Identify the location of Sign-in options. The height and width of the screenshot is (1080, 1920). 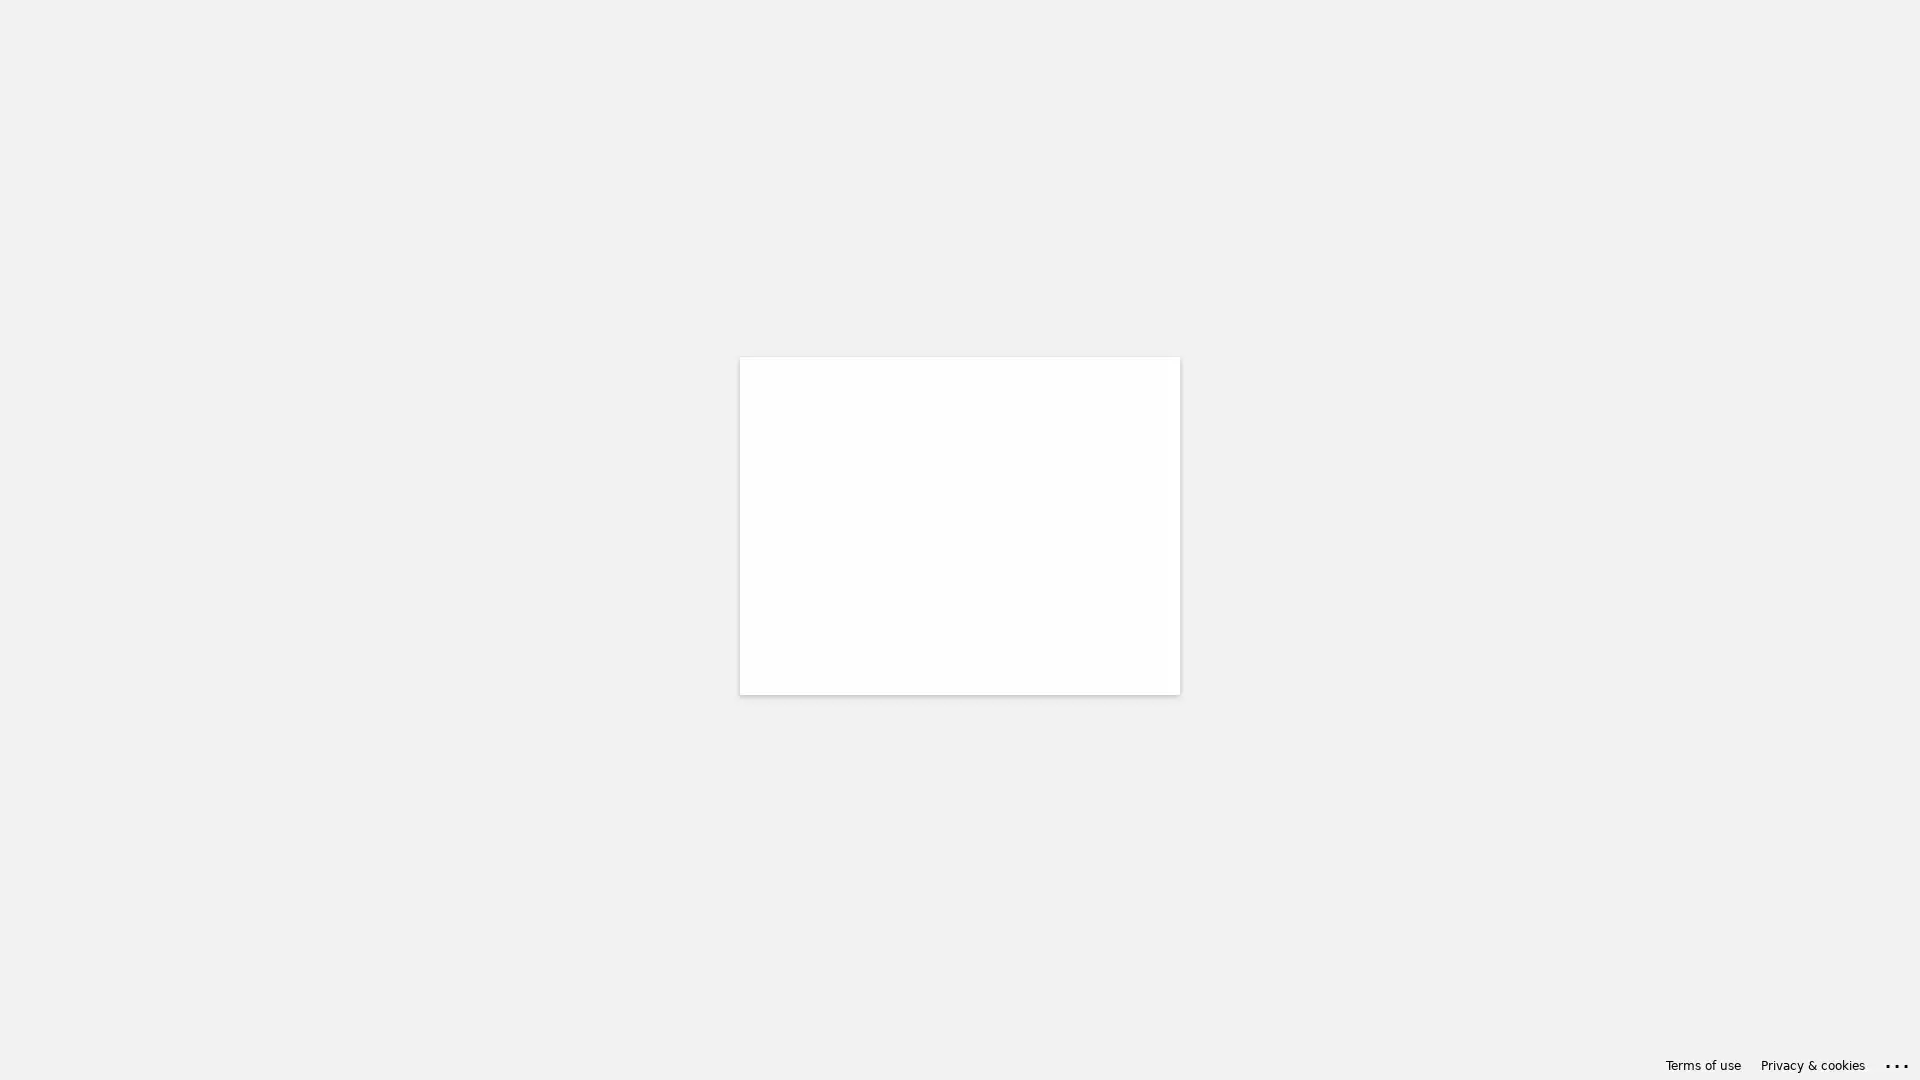
(960, 708).